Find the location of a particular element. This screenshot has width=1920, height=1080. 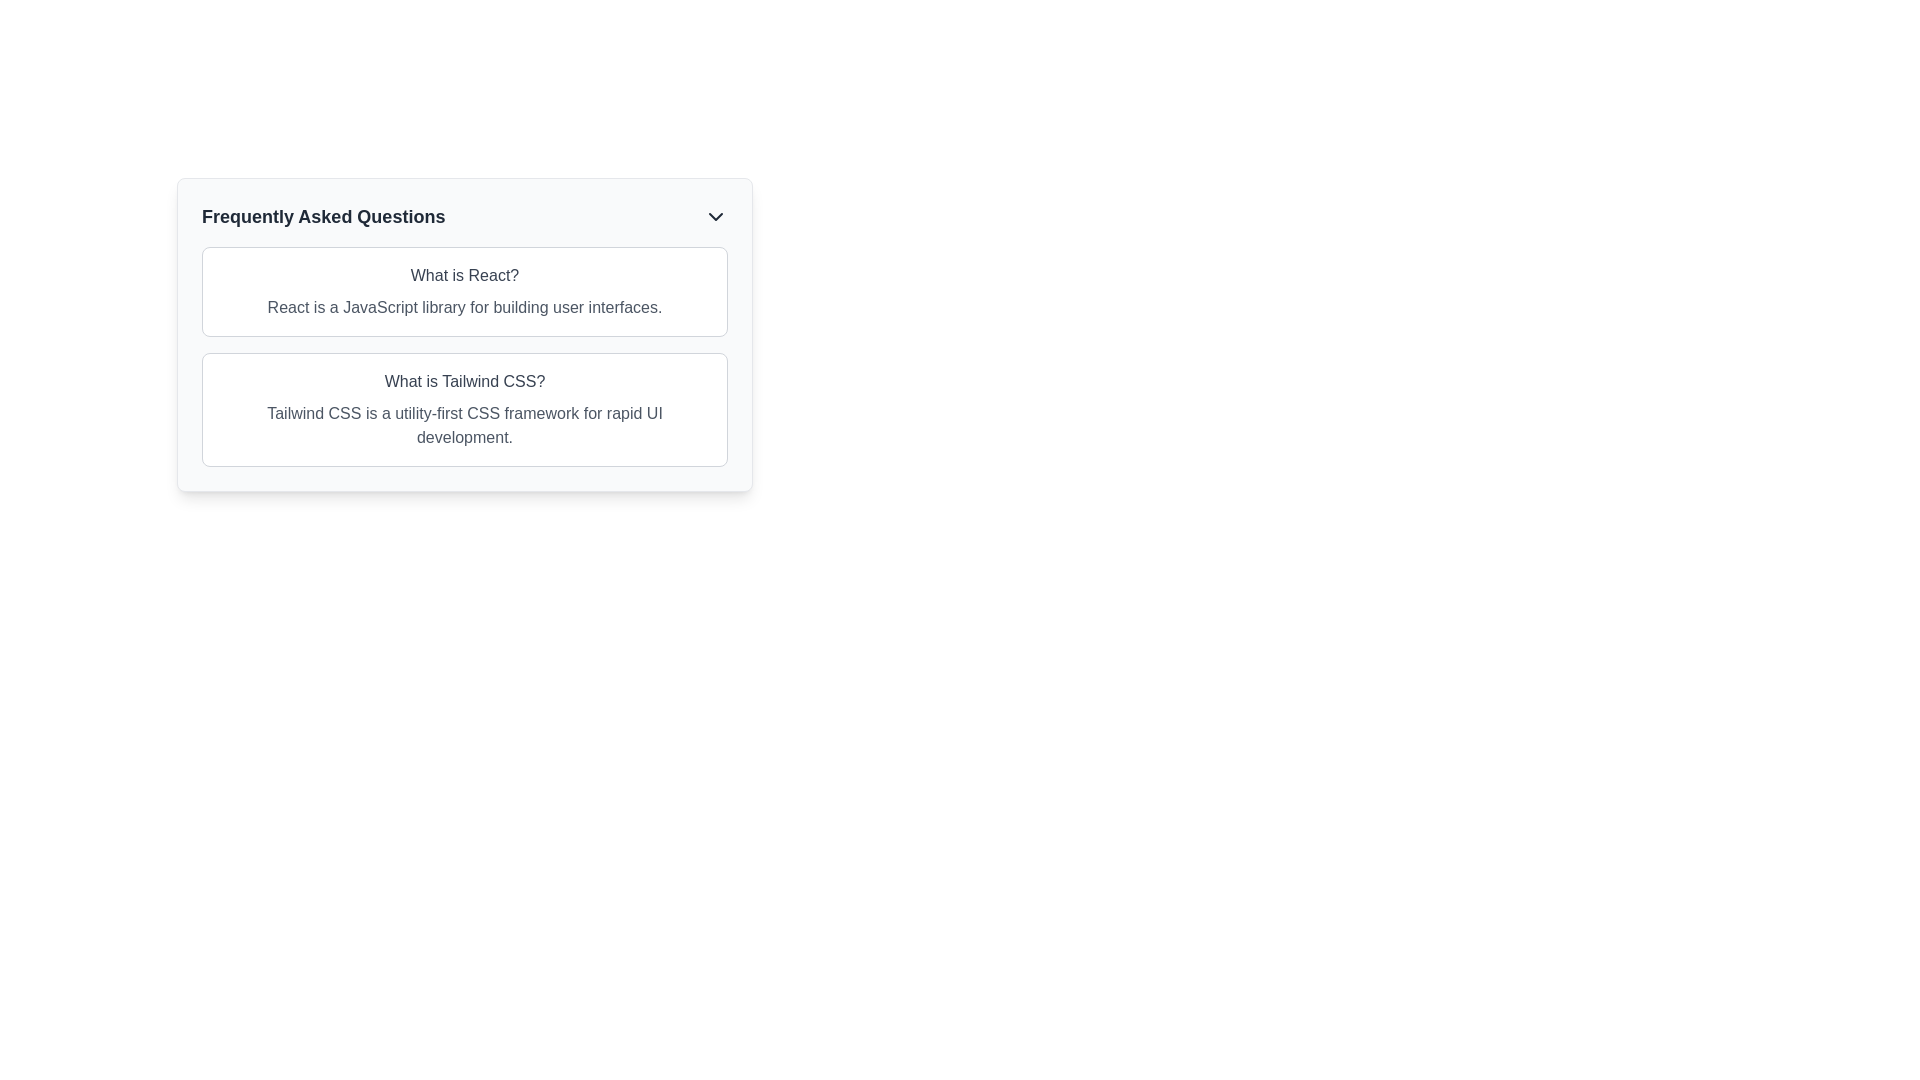

the text label that serves as a header for the FAQs section is located at coordinates (323, 216).